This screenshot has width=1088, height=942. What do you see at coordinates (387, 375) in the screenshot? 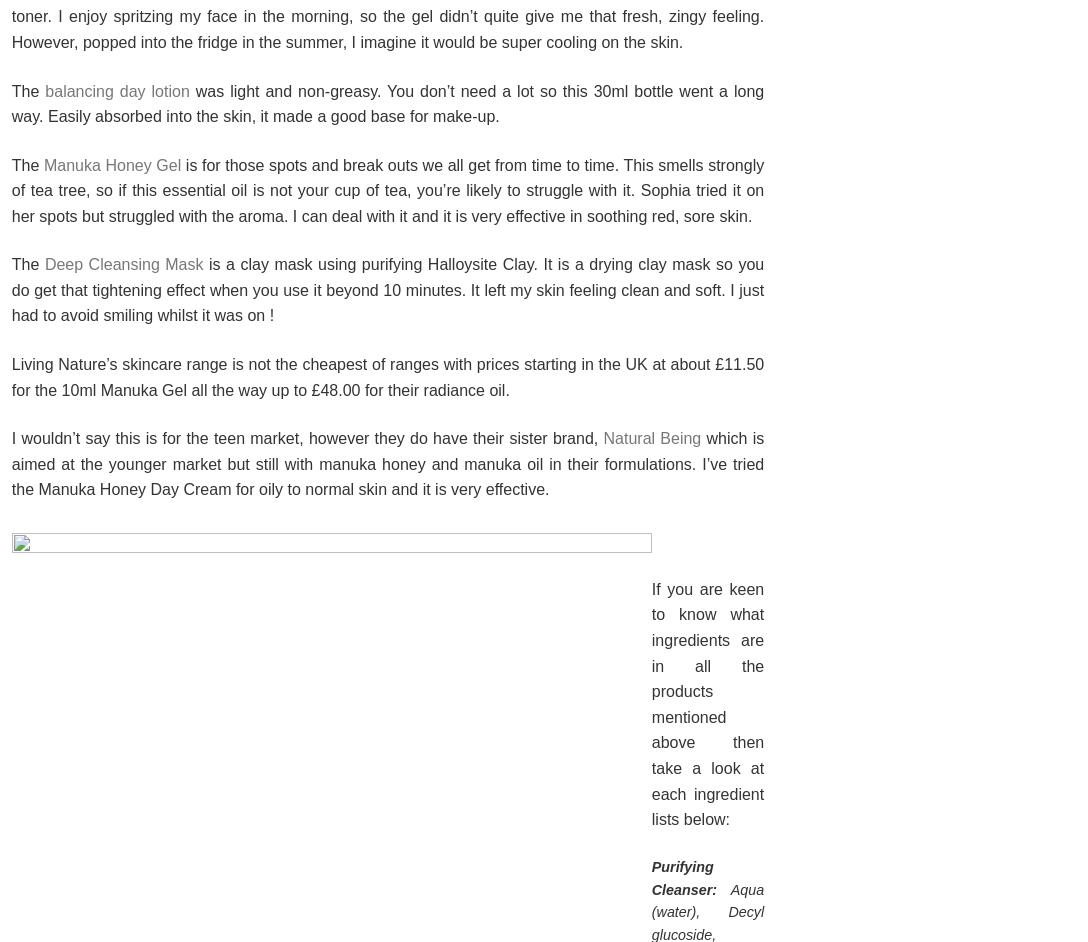
I see `'Living
Nature’s skincare range is not the cheapest of ranges with prices starting in
the UK at about £11.50 for the 10ml Manuka Gel all the way up to £48.00 for
their radiance oil.'` at bounding box center [387, 375].